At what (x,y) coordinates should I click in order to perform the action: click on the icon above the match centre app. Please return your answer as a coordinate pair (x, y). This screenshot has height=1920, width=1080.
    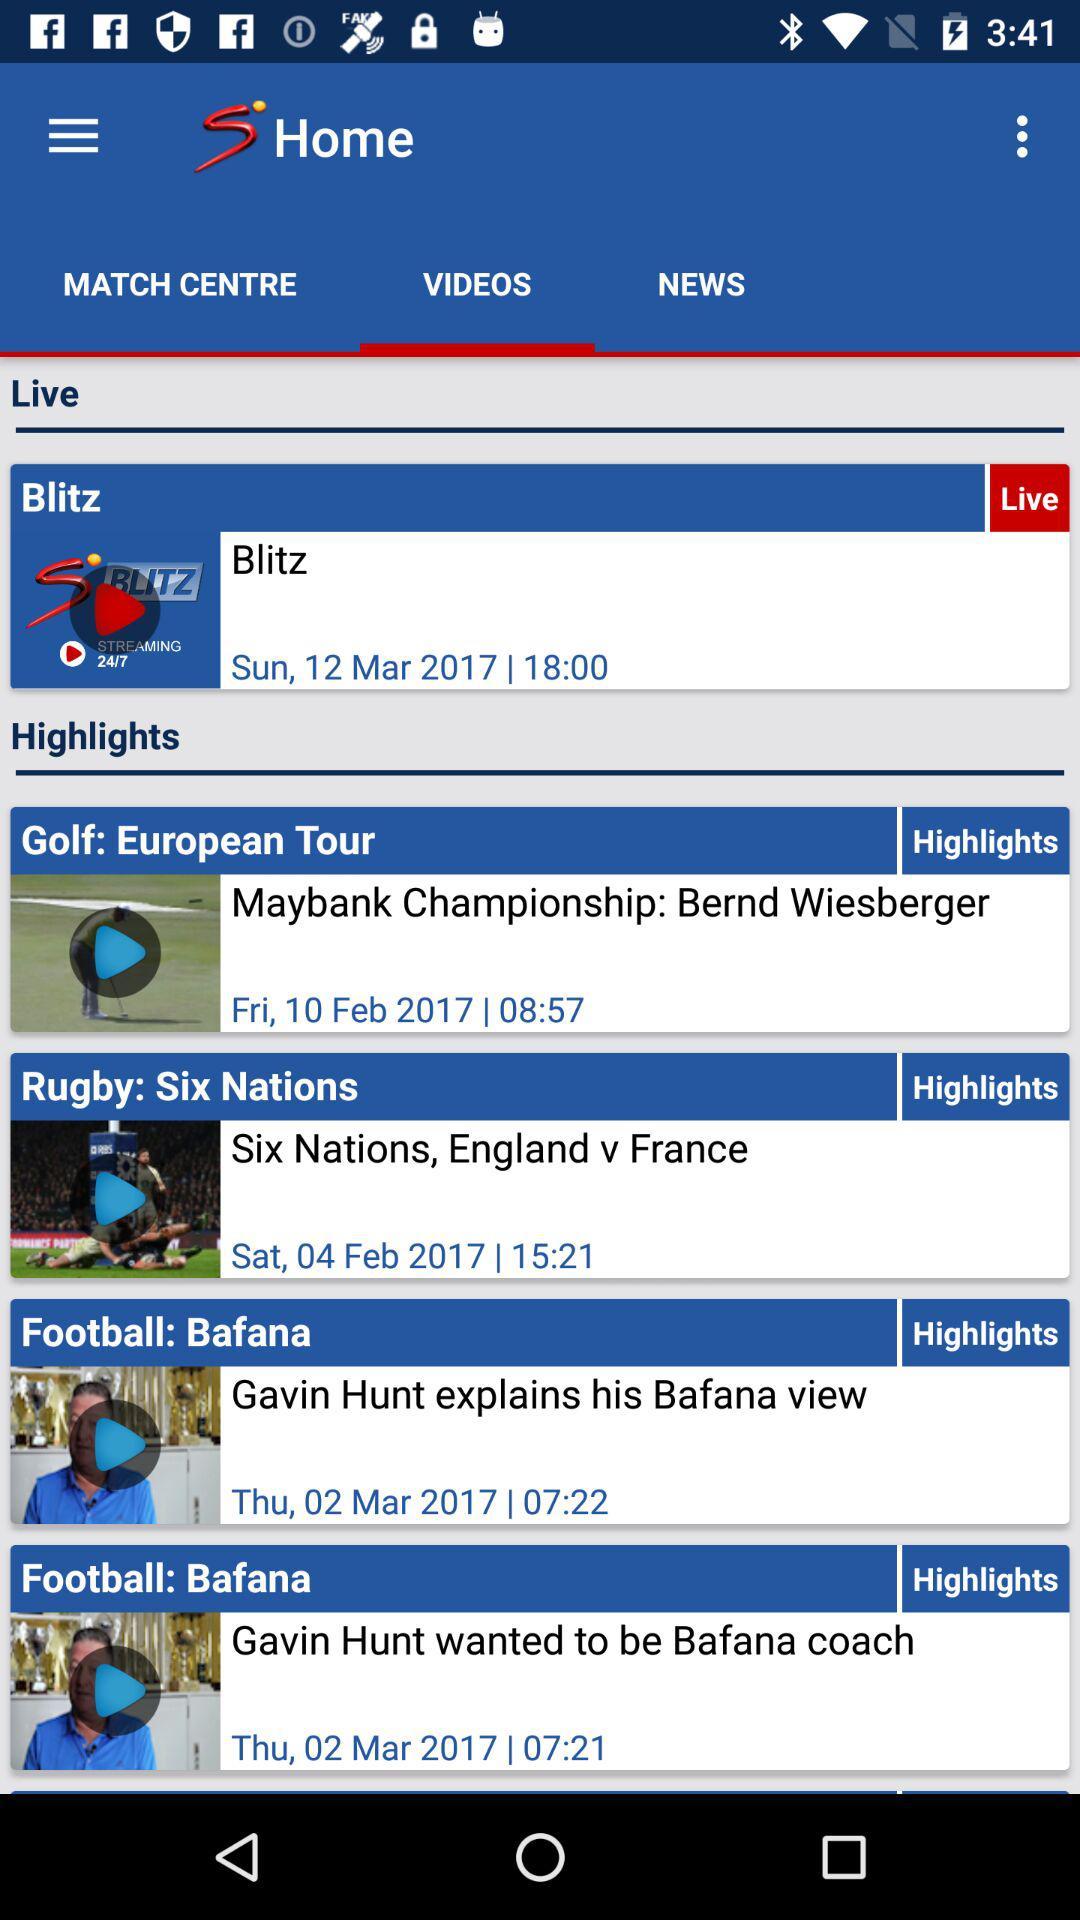
    Looking at the image, I should click on (72, 135).